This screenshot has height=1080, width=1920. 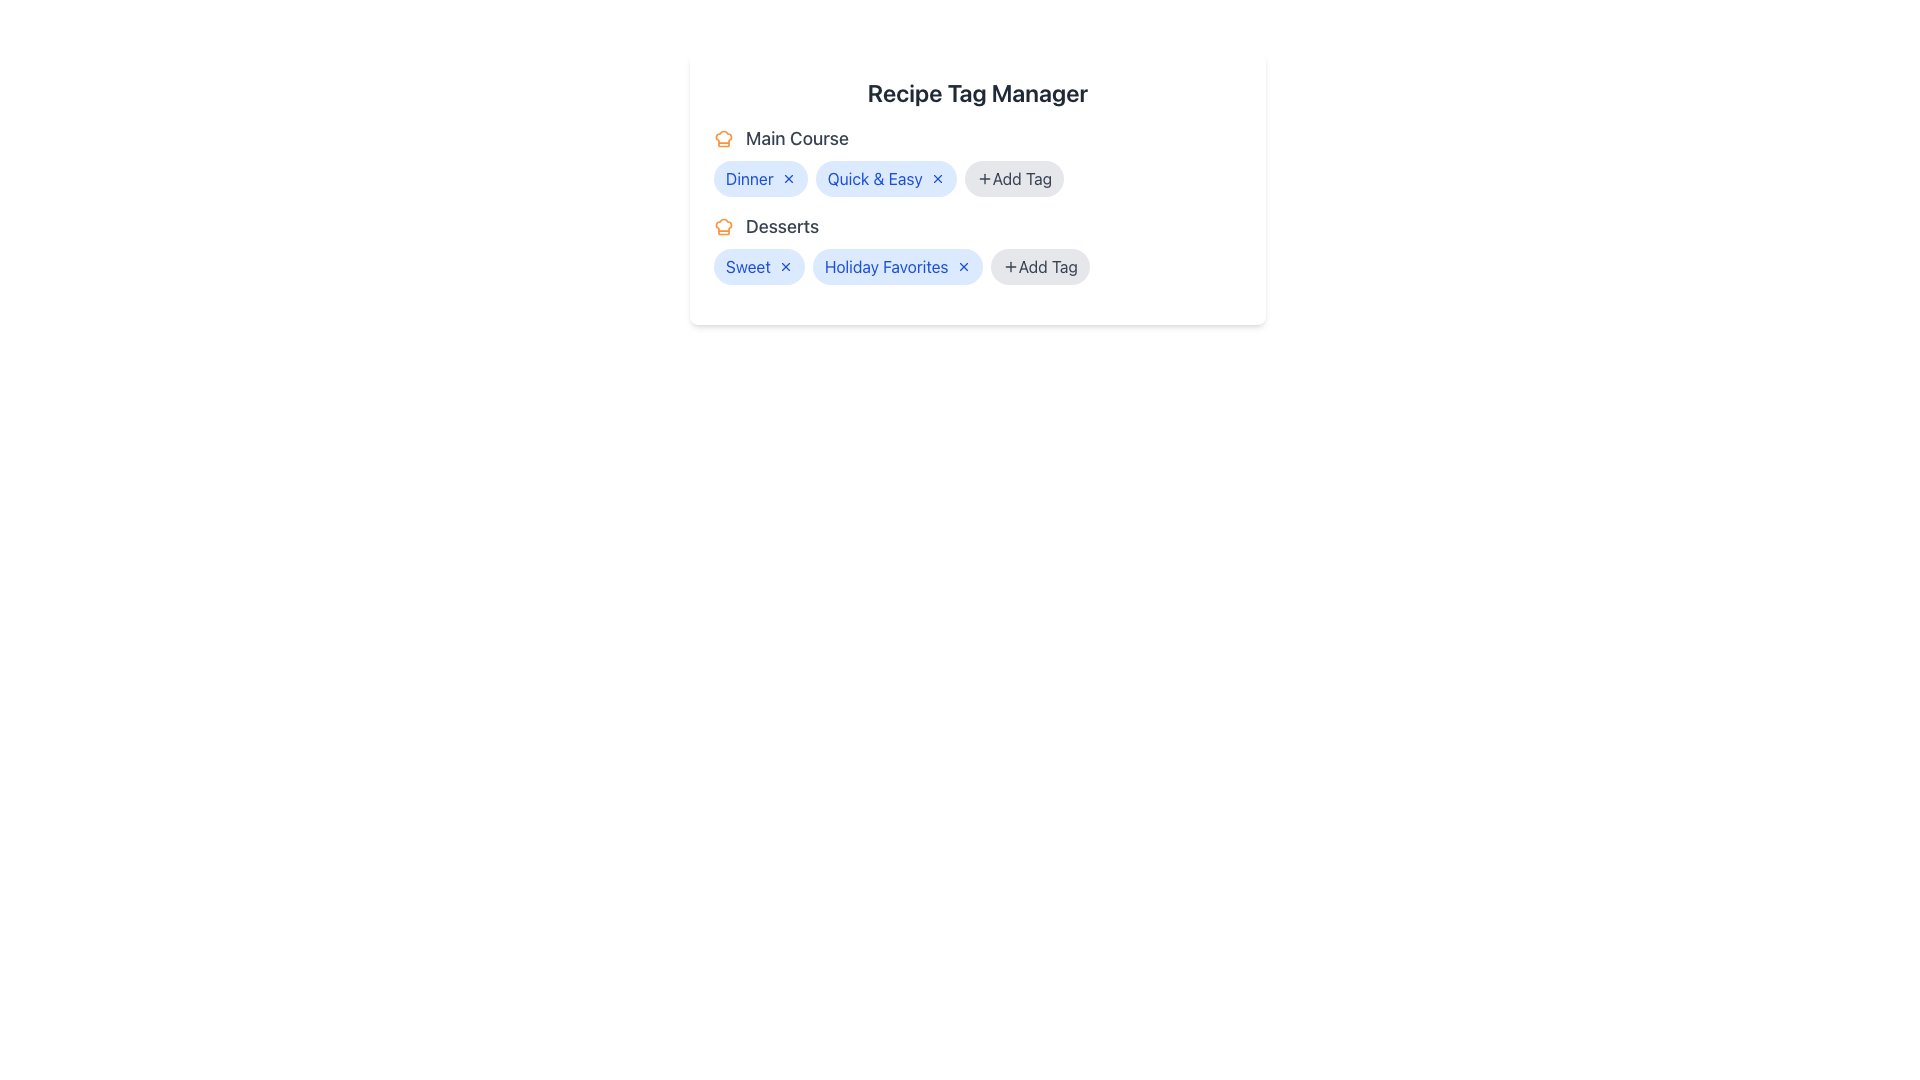 What do you see at coordinates (723, 226) in the screenshot?
I see `the chef's hat icon, which is styled in orange and located to the left of the 'Desserts' label` at bounding box center [723, 226].